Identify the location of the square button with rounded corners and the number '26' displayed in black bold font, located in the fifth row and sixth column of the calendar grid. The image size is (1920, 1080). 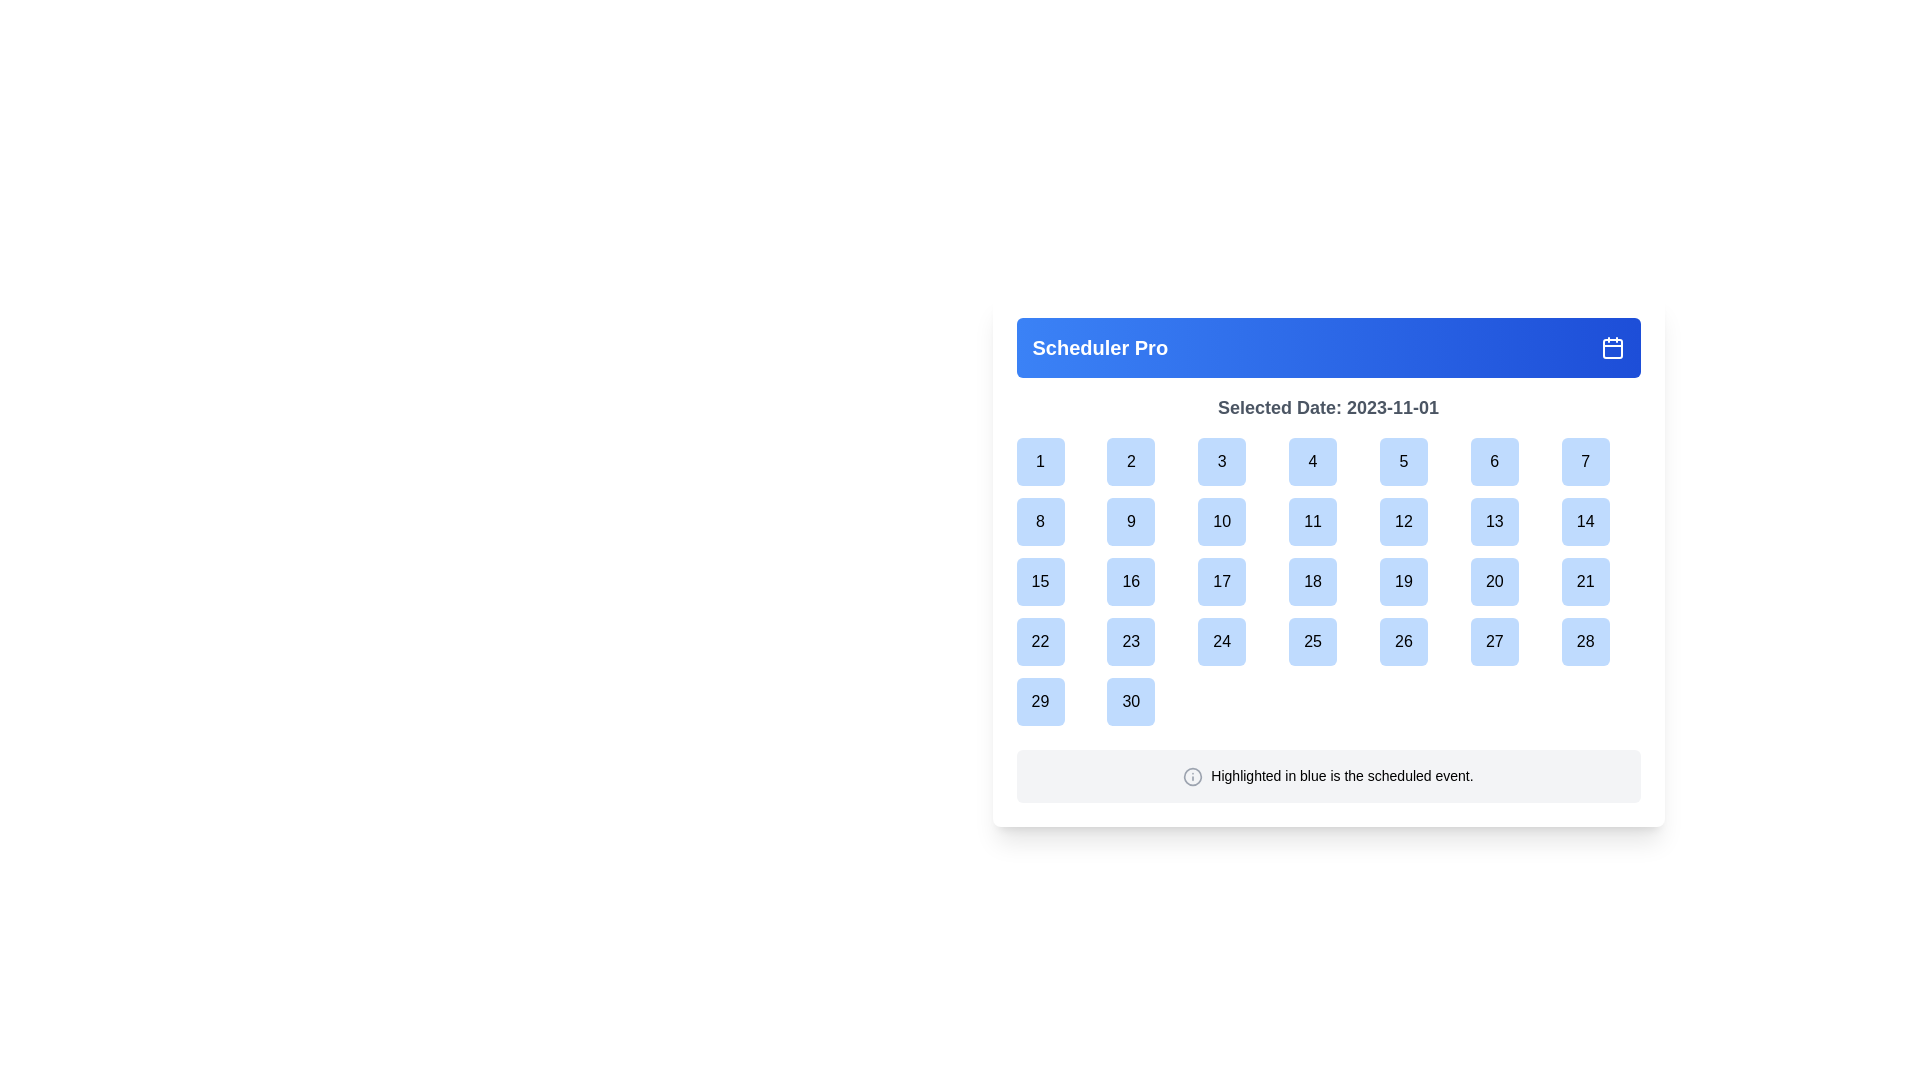
(1418, 641).